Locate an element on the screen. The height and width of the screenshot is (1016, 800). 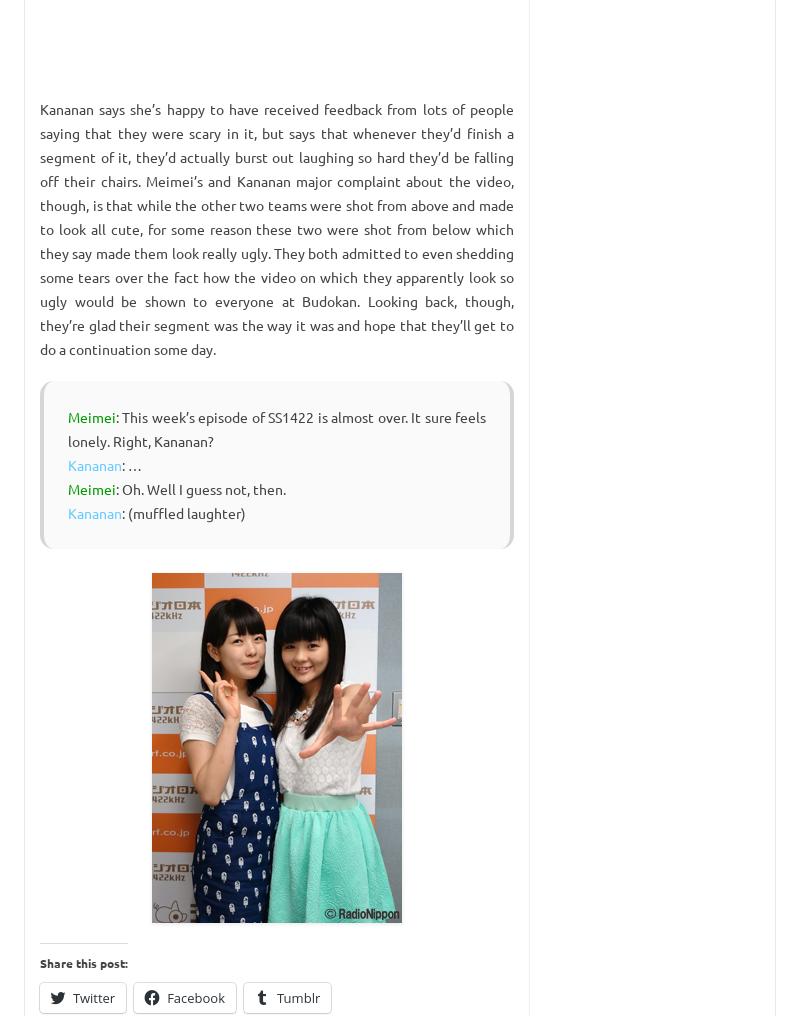
': This week’s episode of SS1422 is almost over. It sure feels lonely. Right, Kananan?' is located at coordinates (277, 427).